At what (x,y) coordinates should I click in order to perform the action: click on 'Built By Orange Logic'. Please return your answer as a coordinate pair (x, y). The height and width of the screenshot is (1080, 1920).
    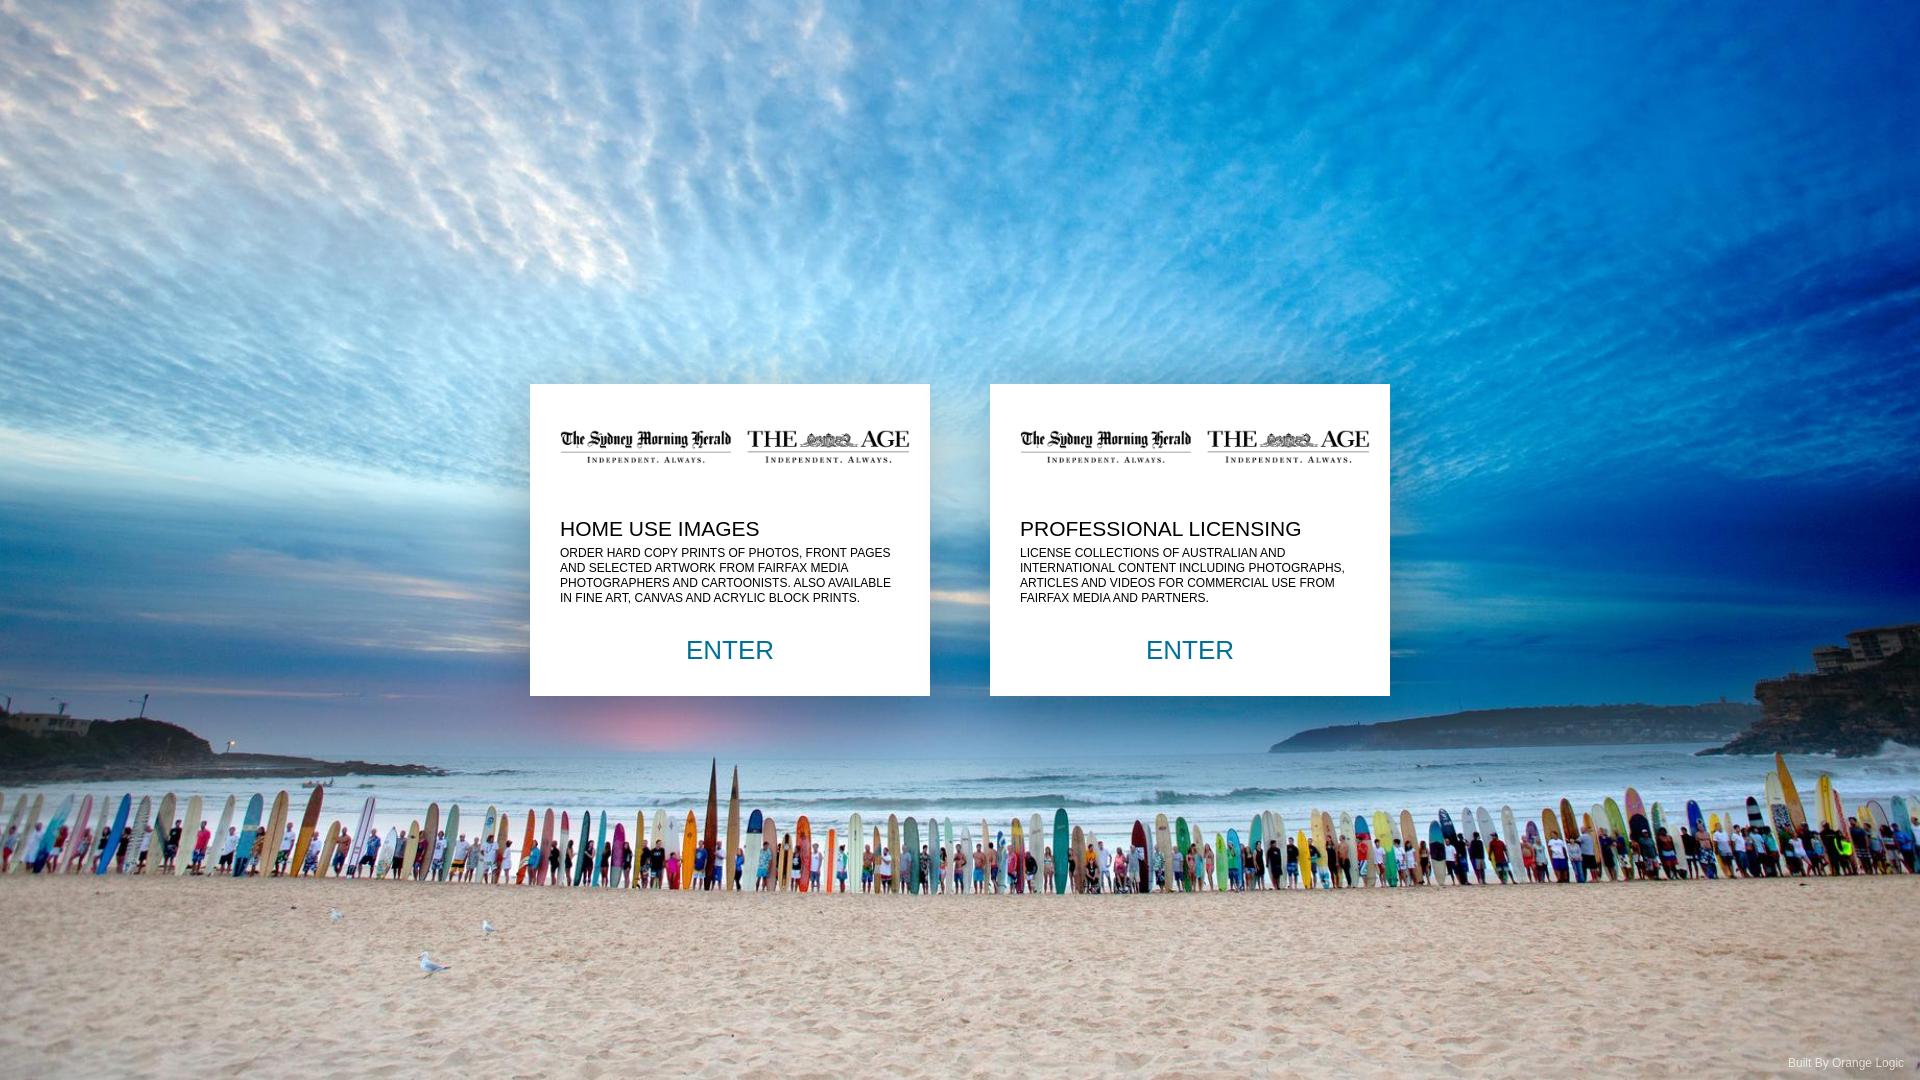
    Looking at the image, I should click on (1845, 1062).